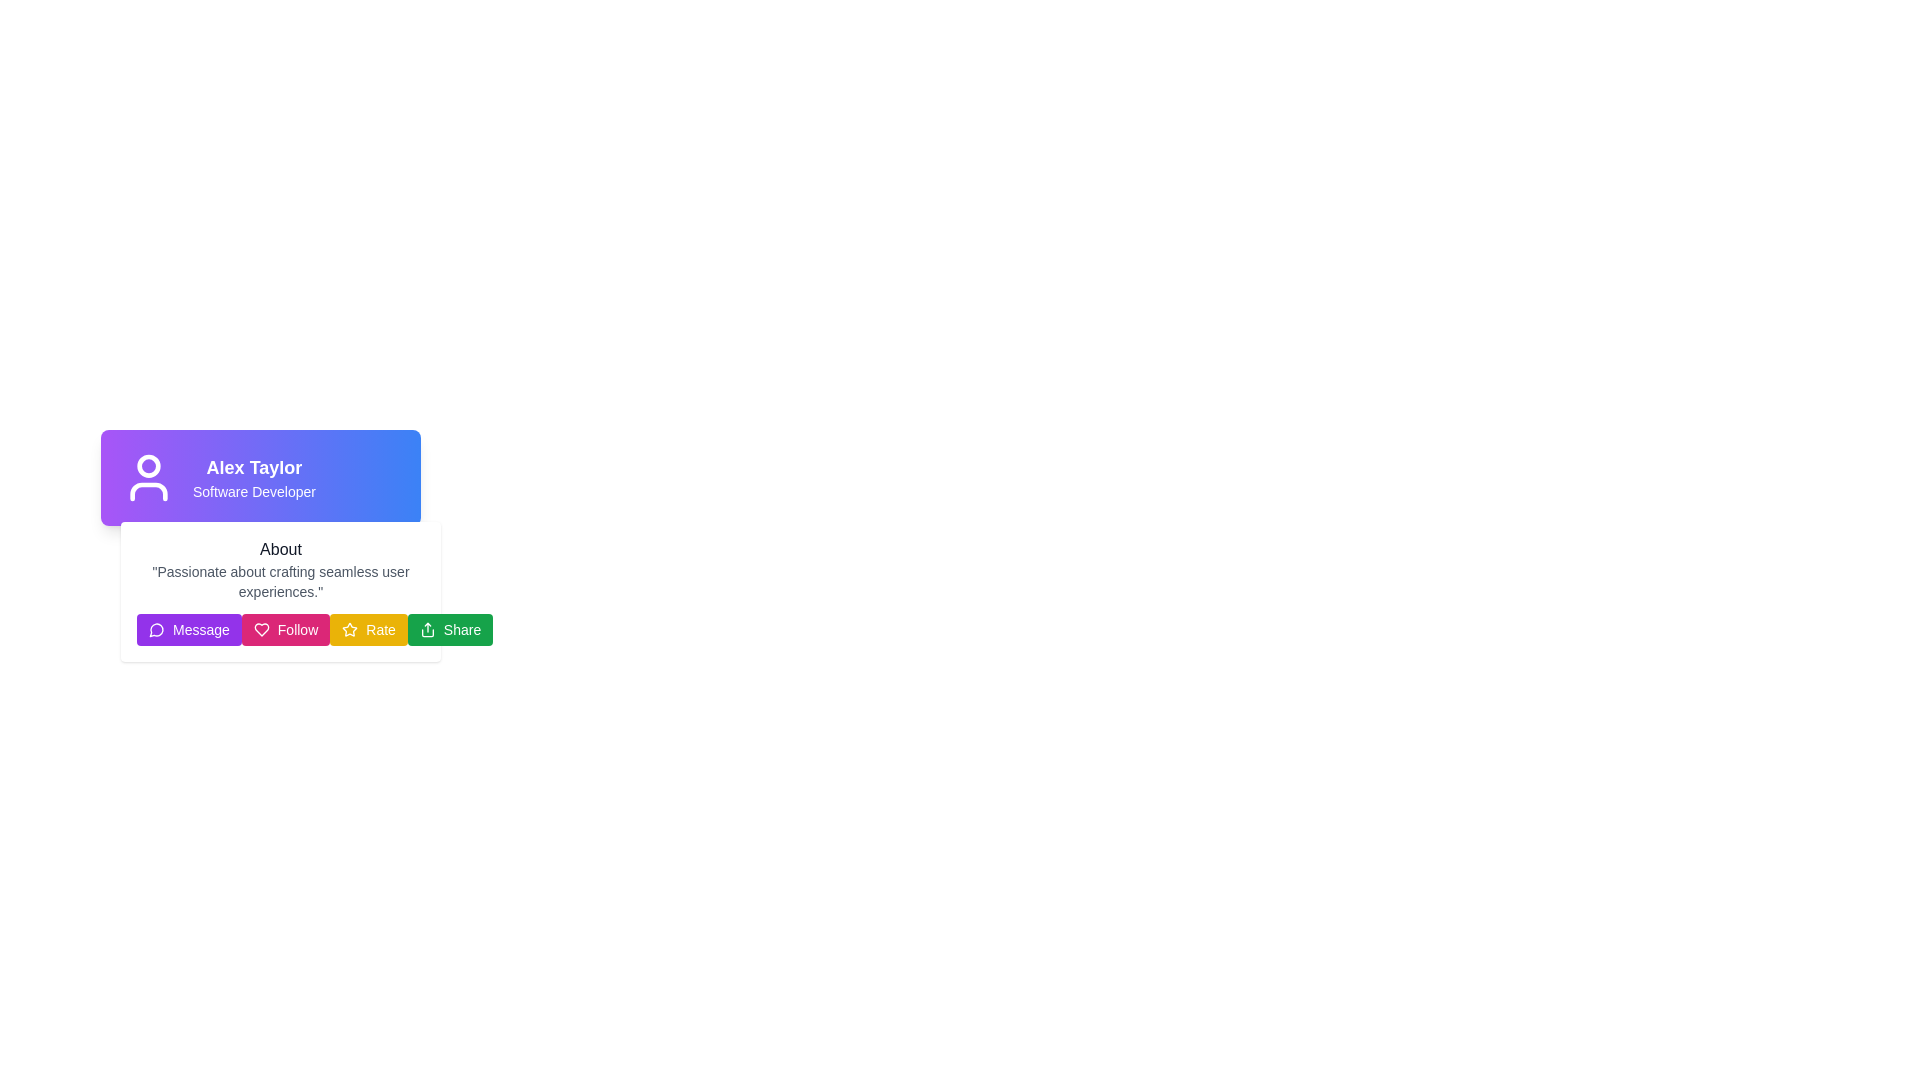  What do you see at coordinates (155, 630) in the screenshot?
I see `the speech bubble icon located in the top left corner of the action button row below the user profile card to initiate a message action` at bounding box center [155, 630].